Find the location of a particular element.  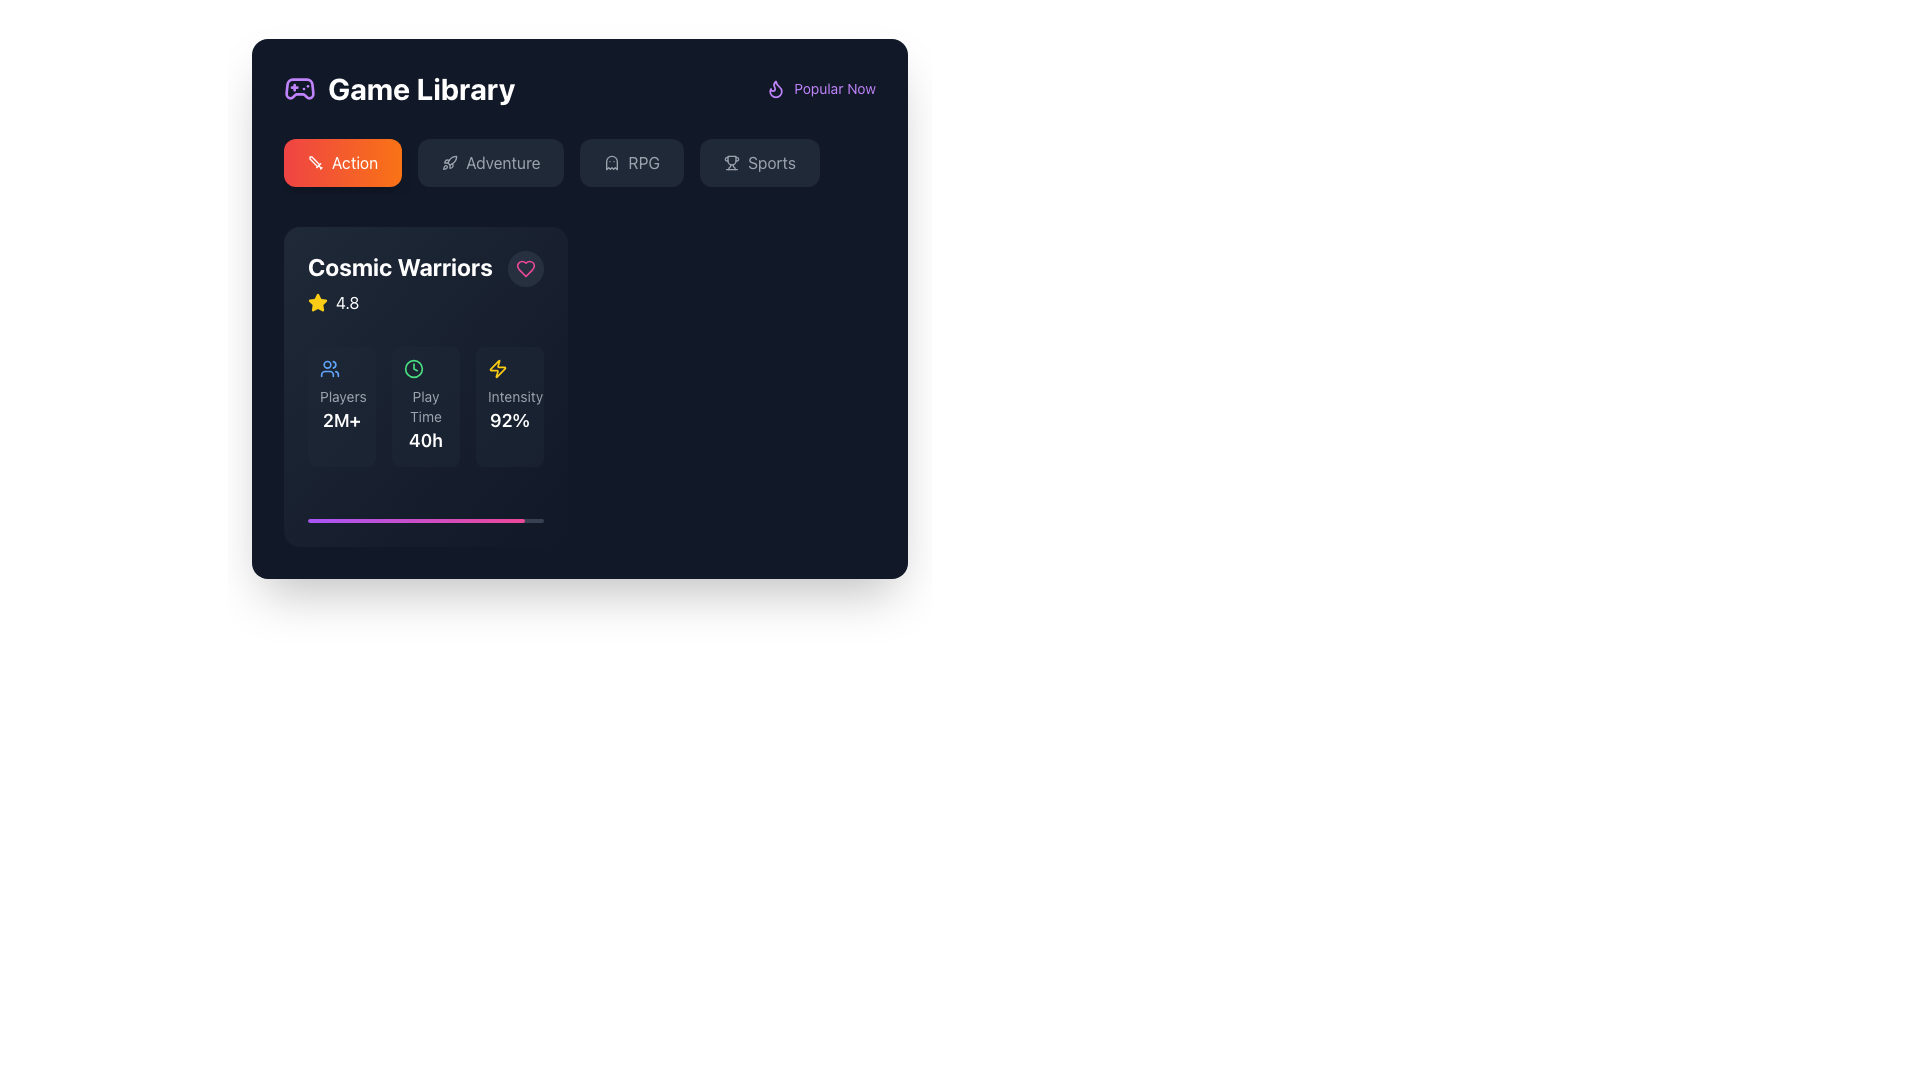

statistics displayed on the Statistical Information Display card, which shows 'Players' and '2M+' with an icon of two people at the top is located at coordinates (341, 406).